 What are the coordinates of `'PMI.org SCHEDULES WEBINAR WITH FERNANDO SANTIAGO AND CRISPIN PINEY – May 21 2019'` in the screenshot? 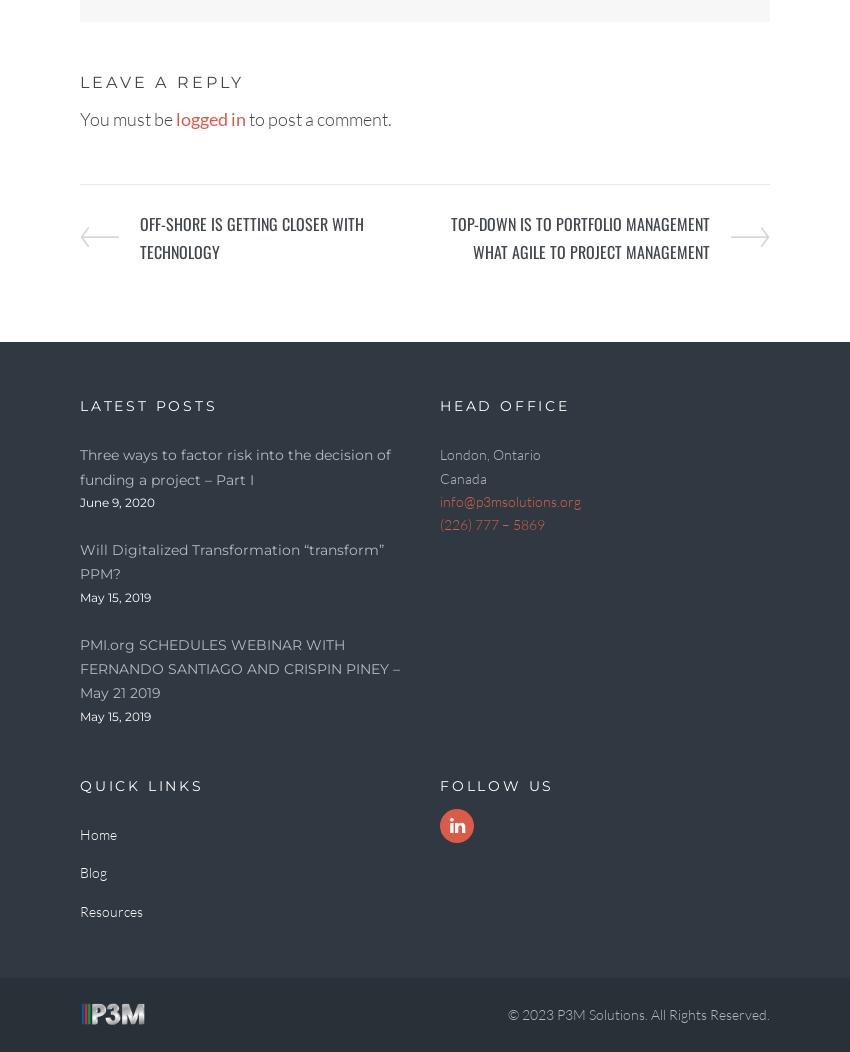 It's located at (240, 667).